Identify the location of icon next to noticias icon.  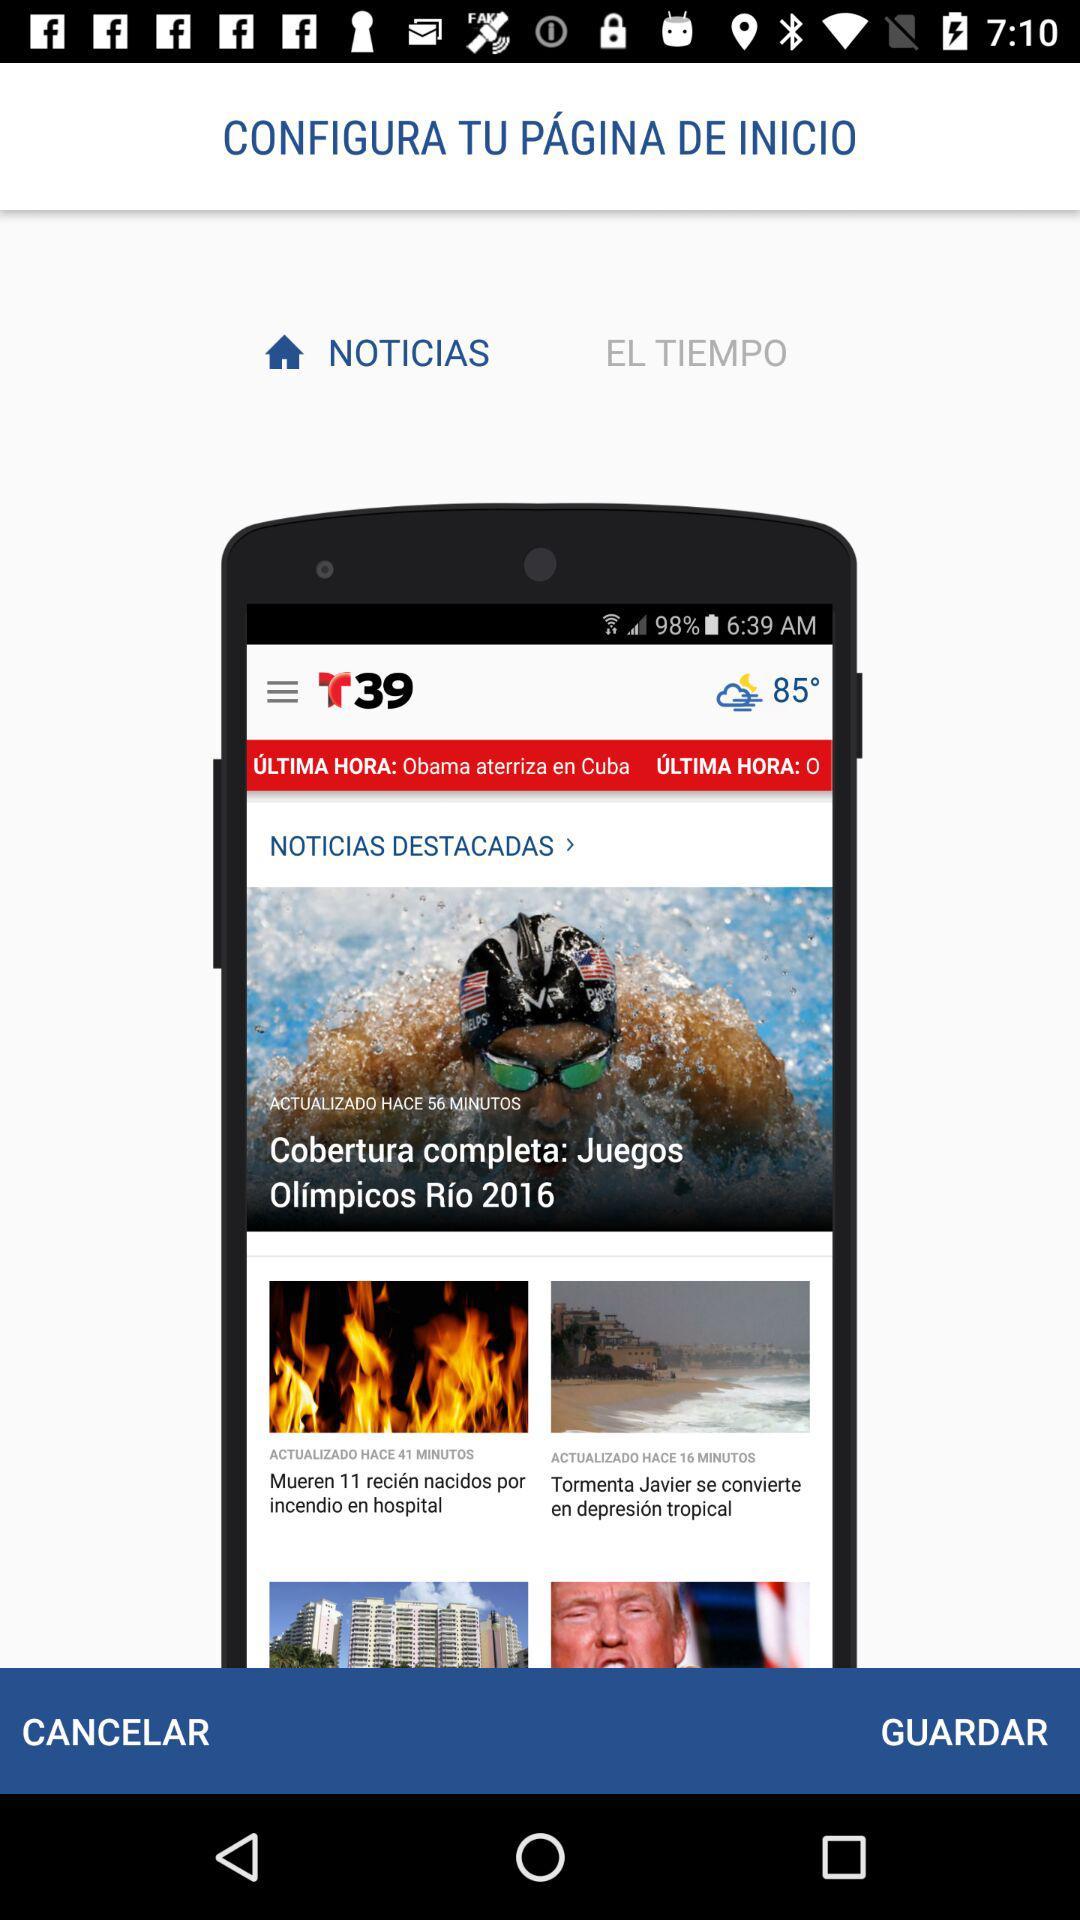
(690, 351).